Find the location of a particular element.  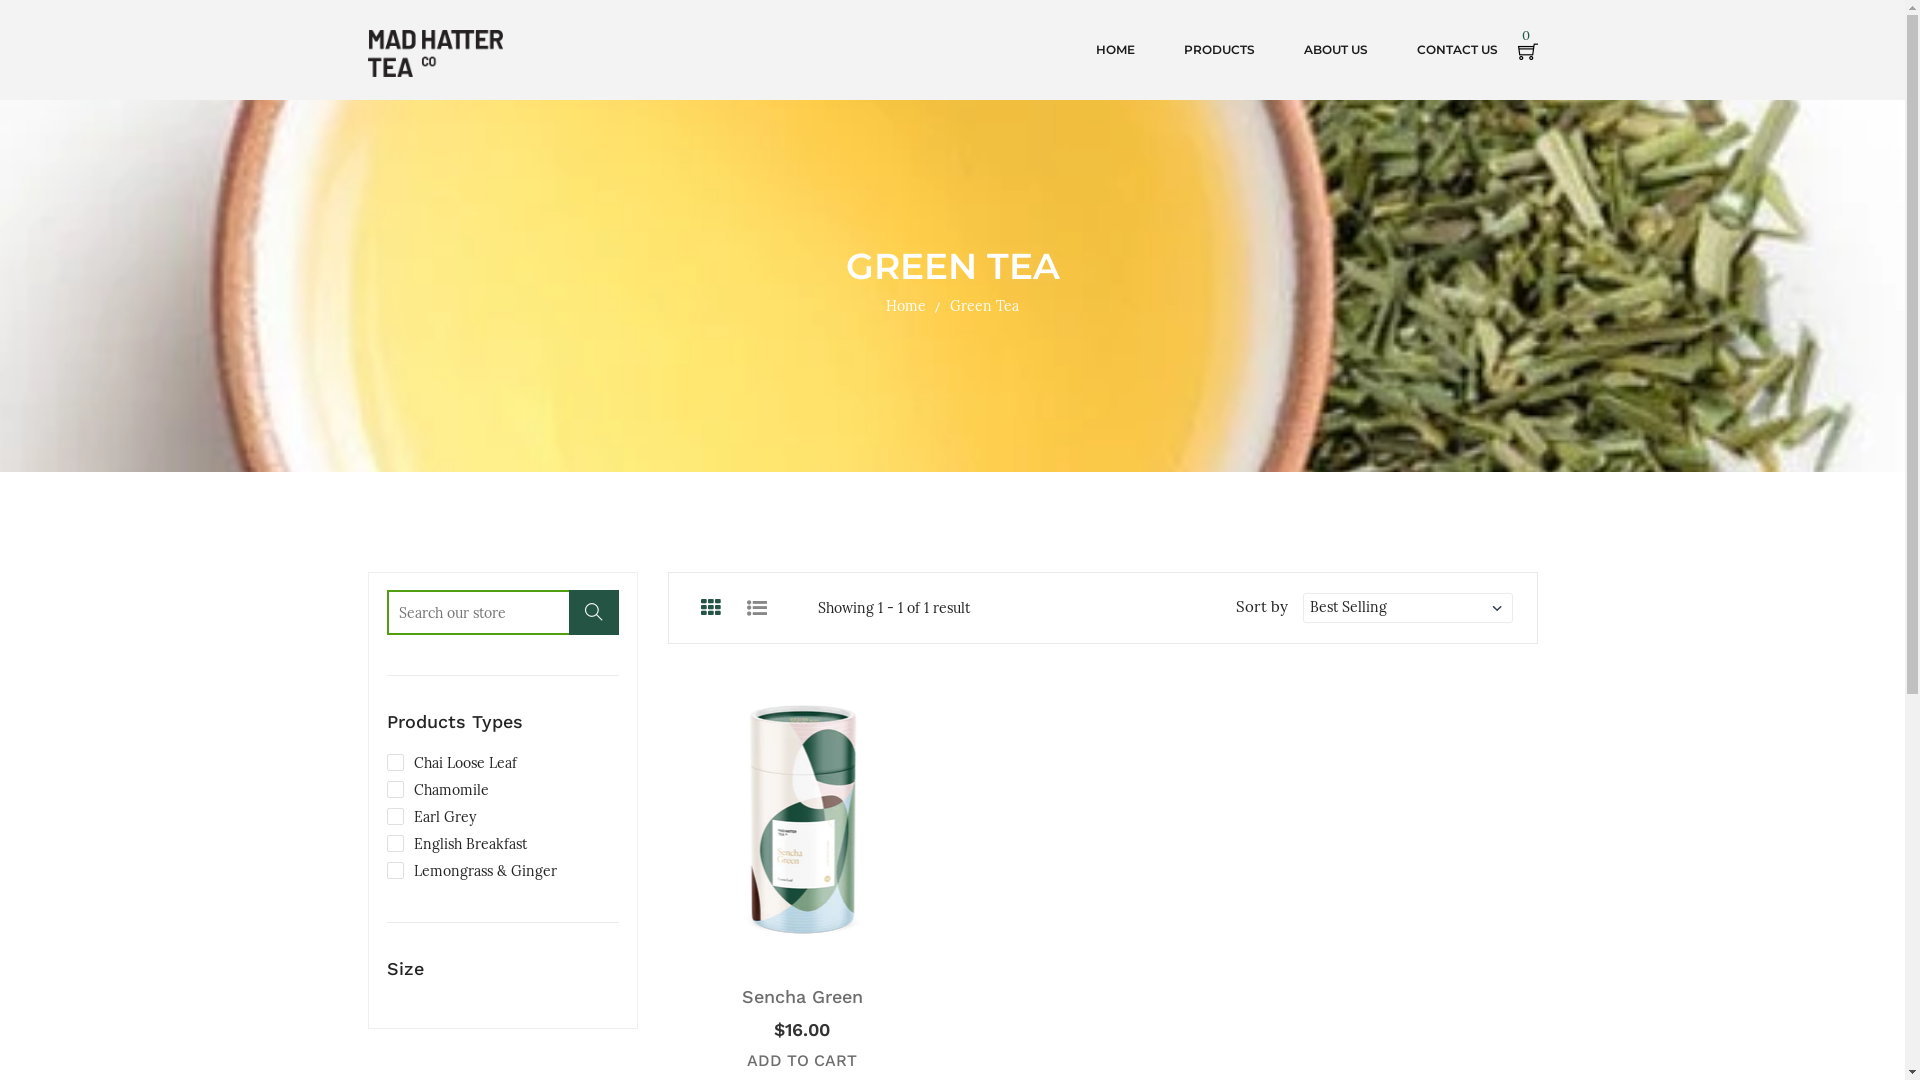

'Home' is located at coordinates (905, 305).